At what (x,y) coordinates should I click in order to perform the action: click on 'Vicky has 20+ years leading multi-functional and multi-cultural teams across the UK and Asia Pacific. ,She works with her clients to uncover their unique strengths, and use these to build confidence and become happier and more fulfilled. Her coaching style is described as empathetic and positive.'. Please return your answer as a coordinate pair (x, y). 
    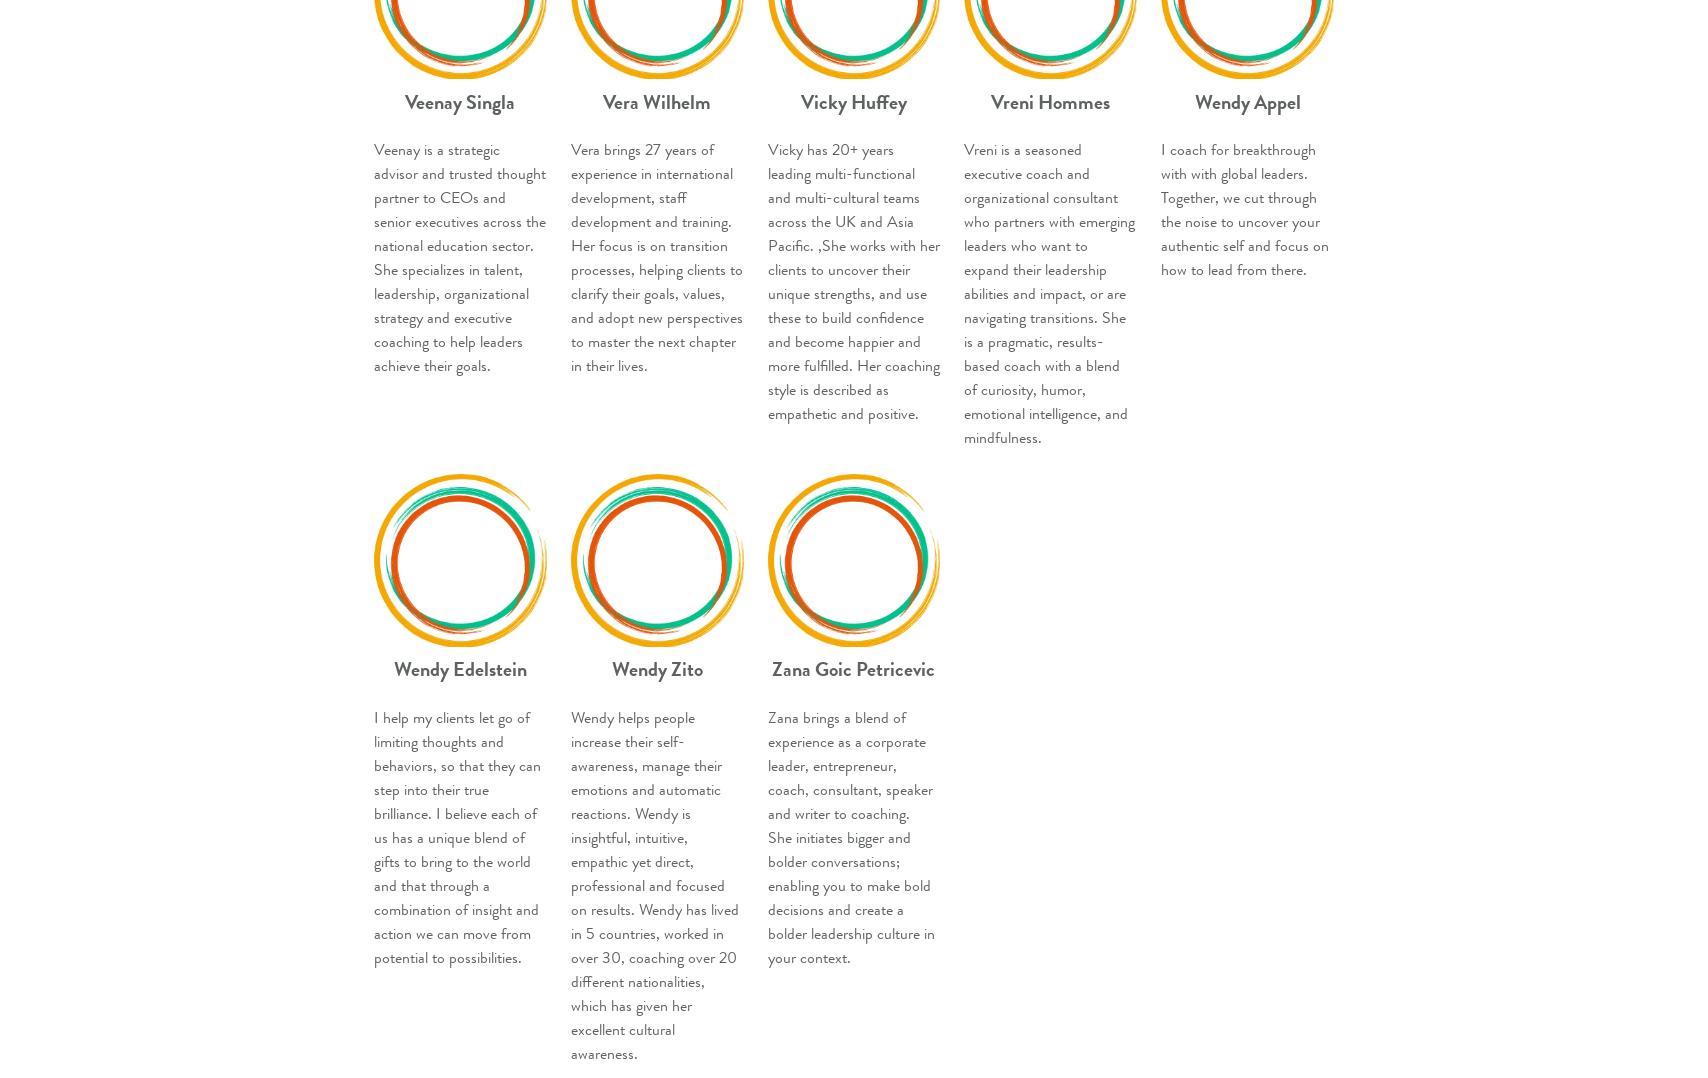
    Looking at the image, I should click on (767, 282).